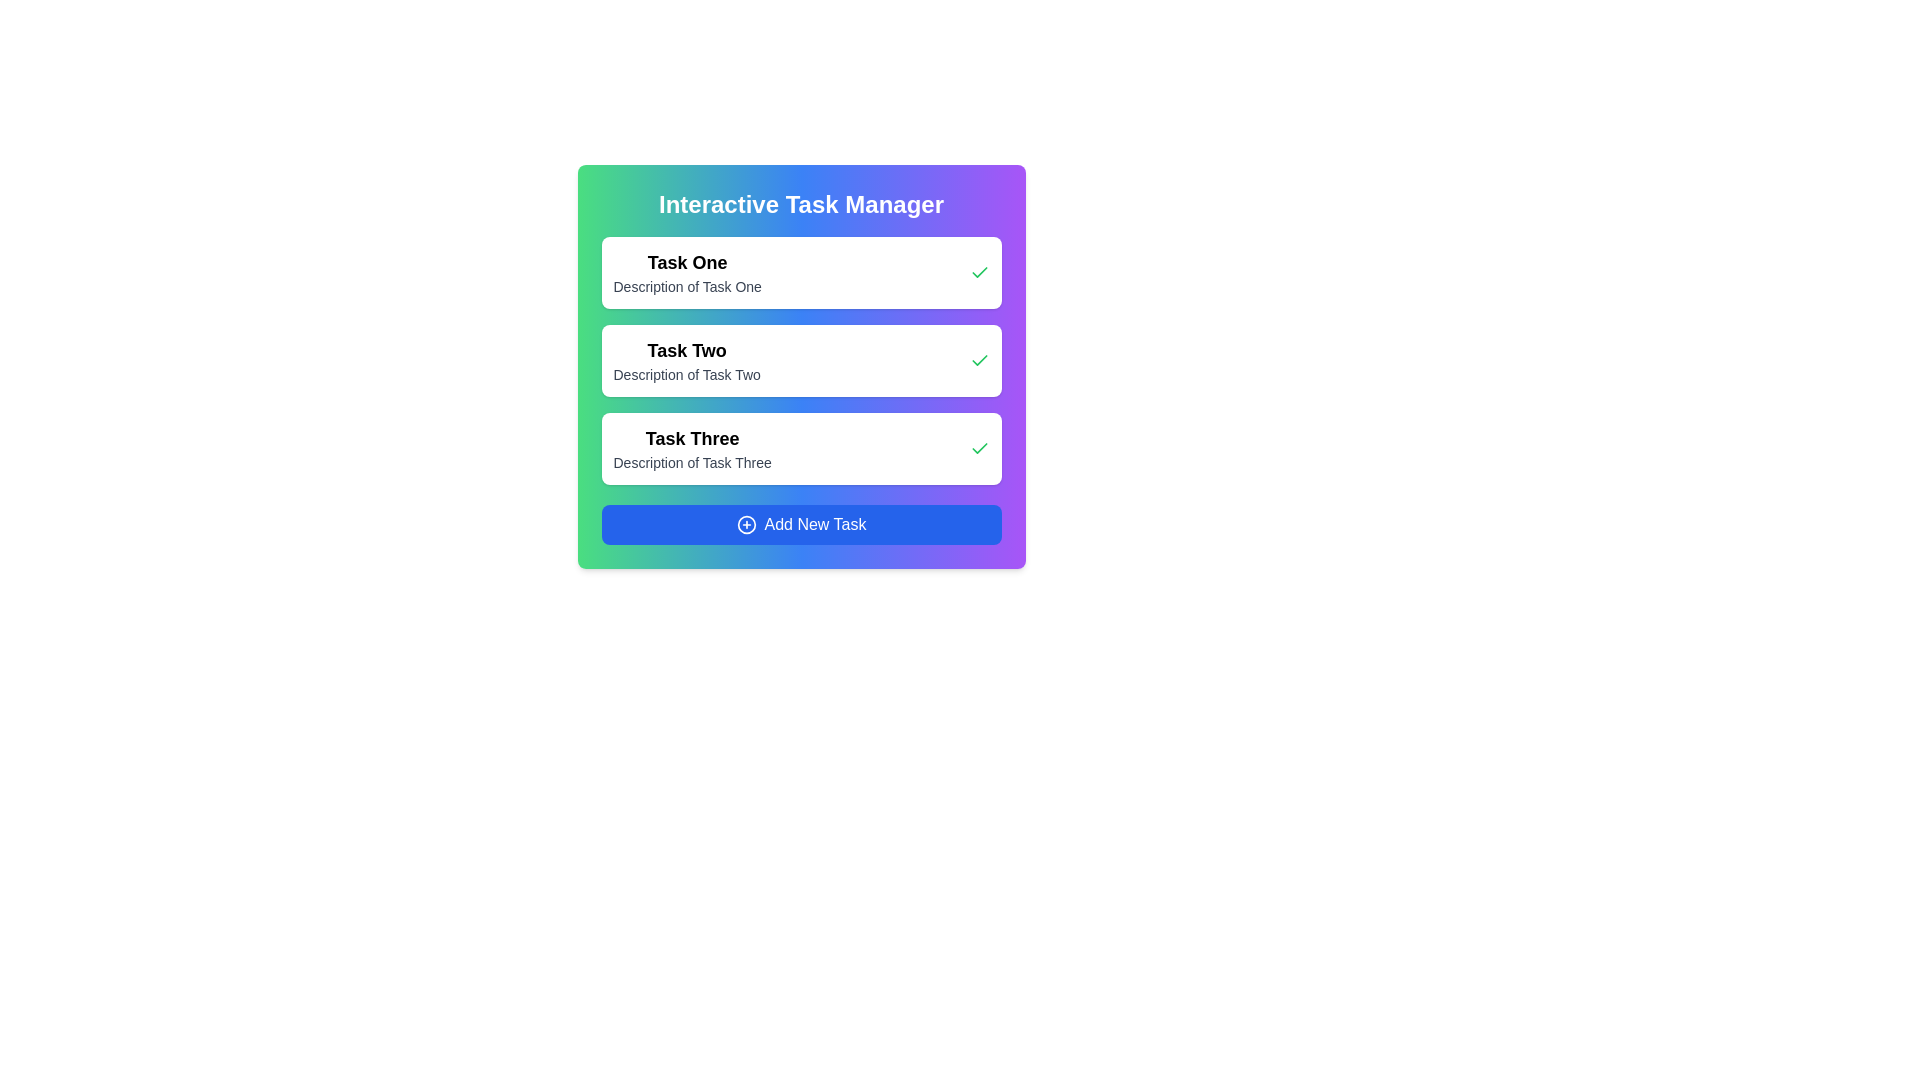 This screenshot has width=1920, height=1080. I want to click on the task list item titled 'Task Two', so click(801, 361).